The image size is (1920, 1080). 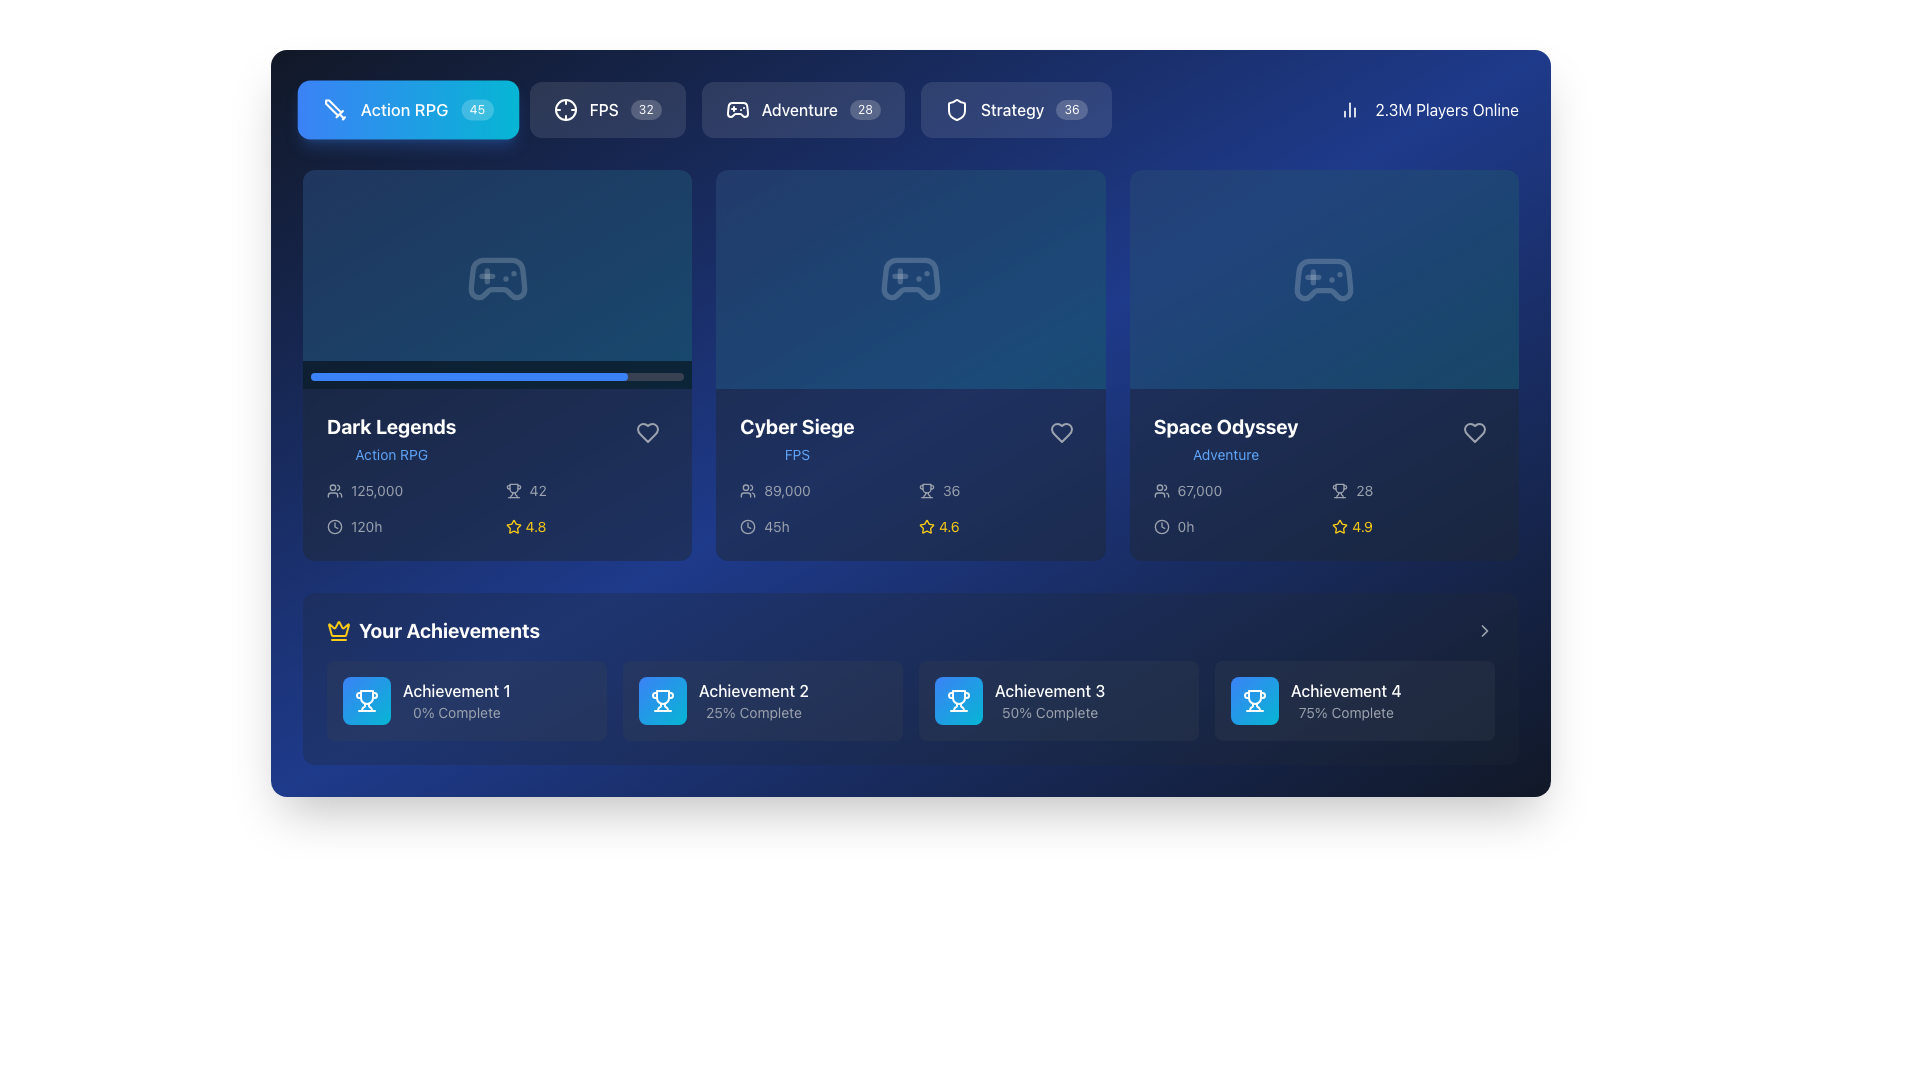 What do you see at coordinates (1361, 526) in the screenshot?
I see `the yellow-colored text label displaying '4.9' located next to the star icon in the 'Space Odyssey' section` at bounding box center [1361, 526].